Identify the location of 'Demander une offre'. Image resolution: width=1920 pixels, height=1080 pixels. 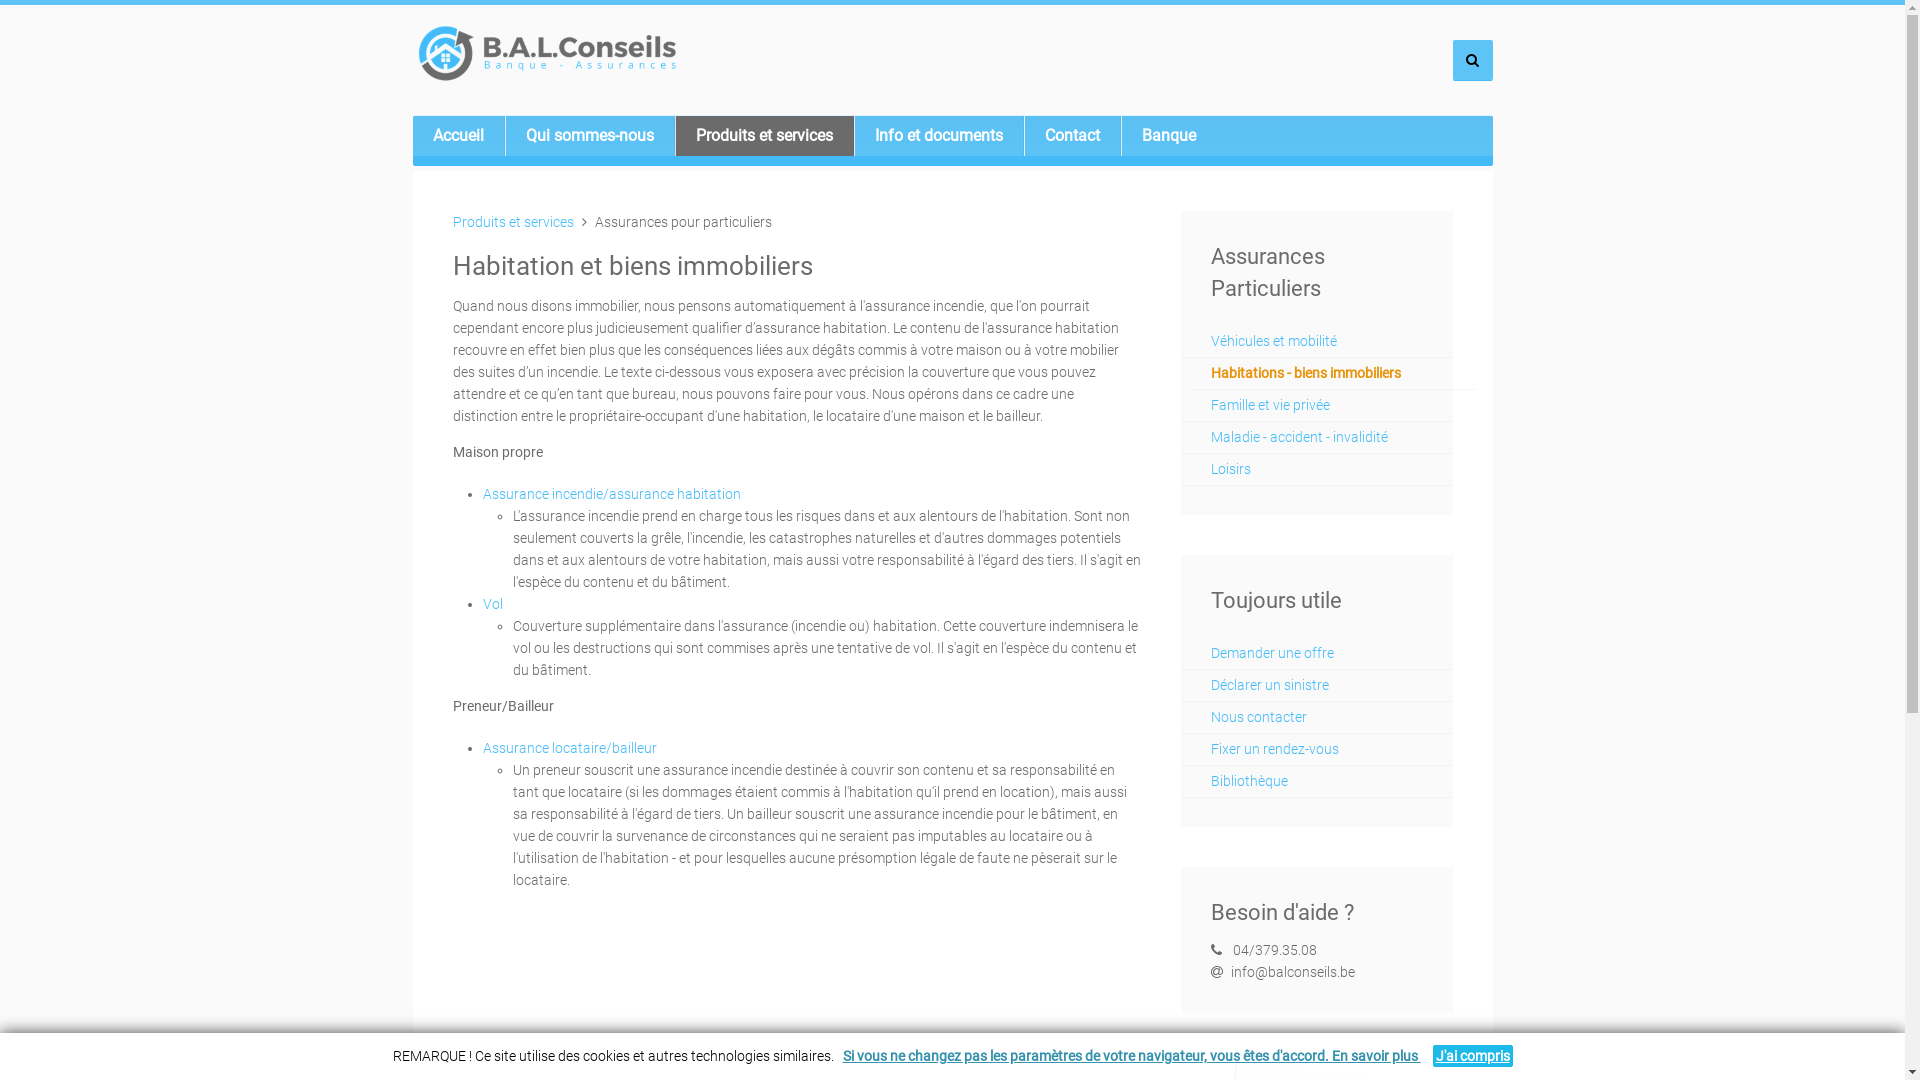
(1315, 652).